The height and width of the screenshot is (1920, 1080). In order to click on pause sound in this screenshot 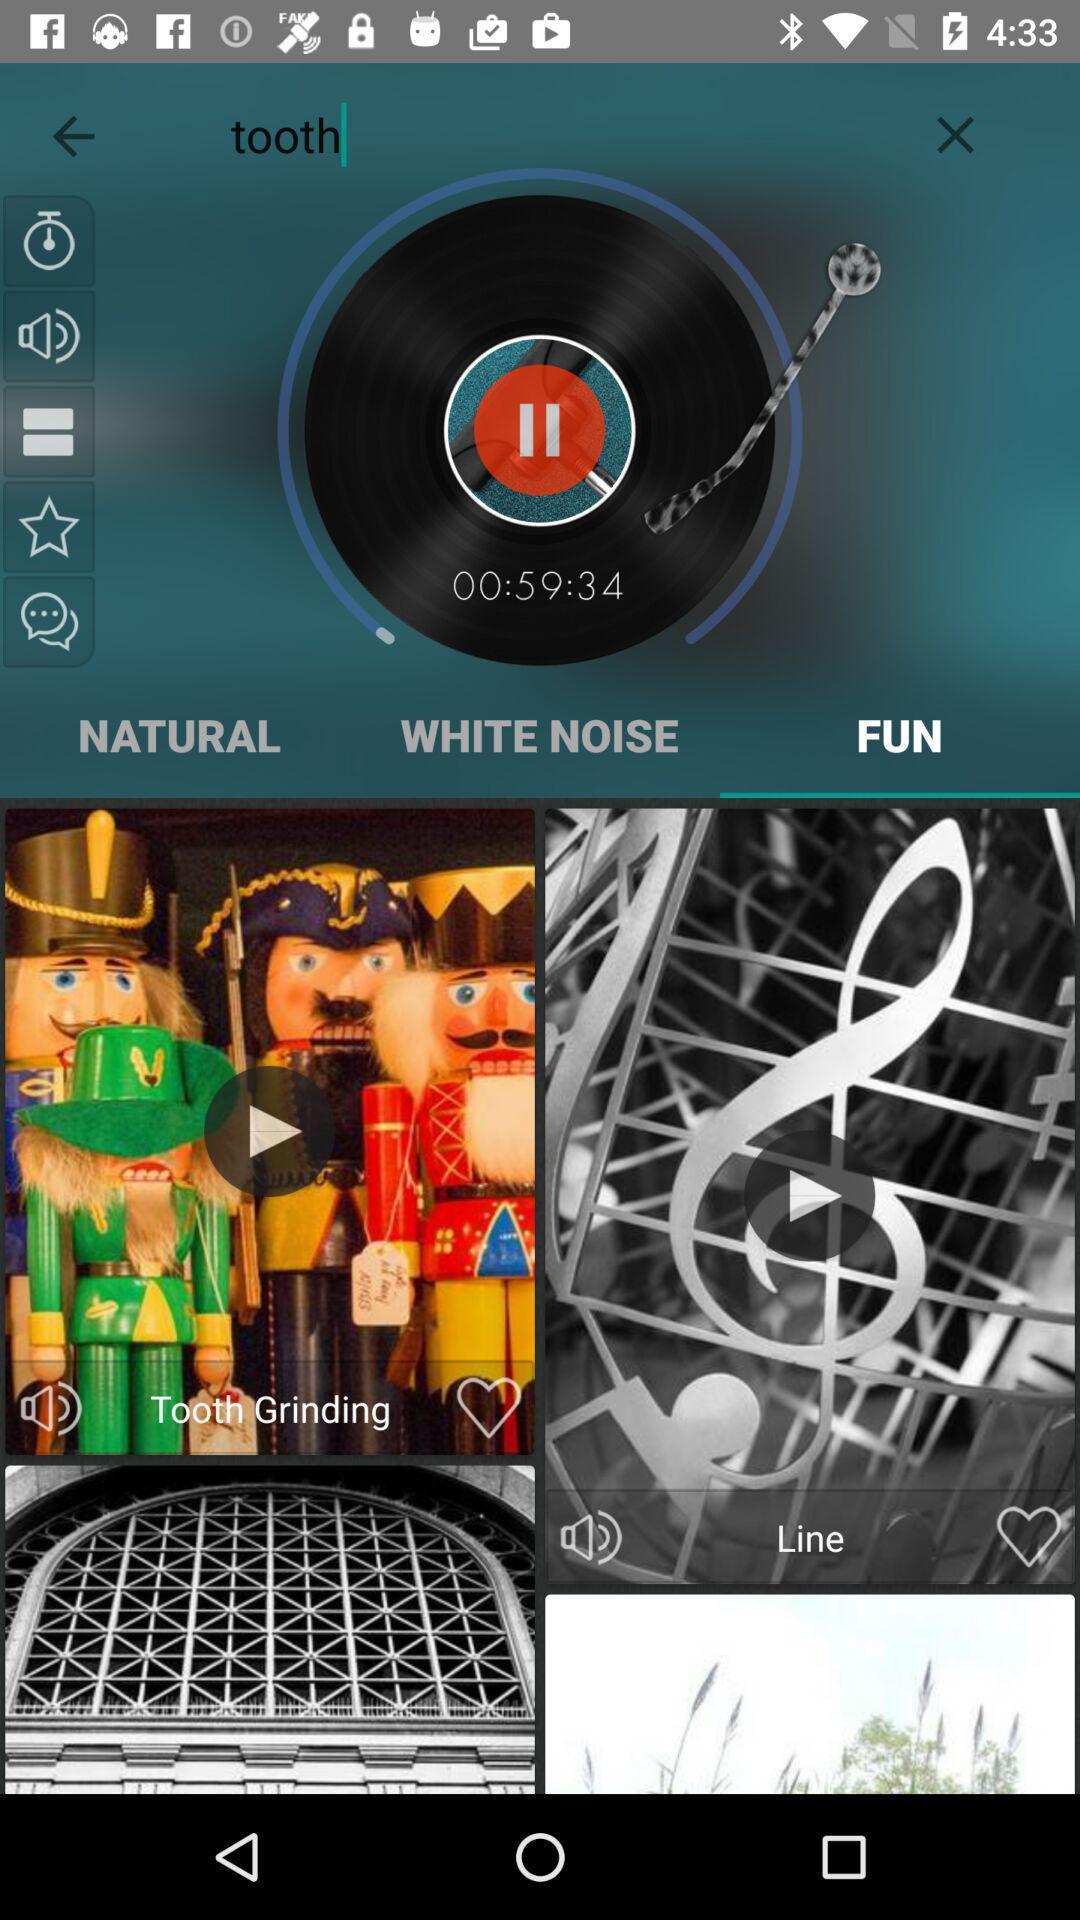, I will do `click(538, 429)`.